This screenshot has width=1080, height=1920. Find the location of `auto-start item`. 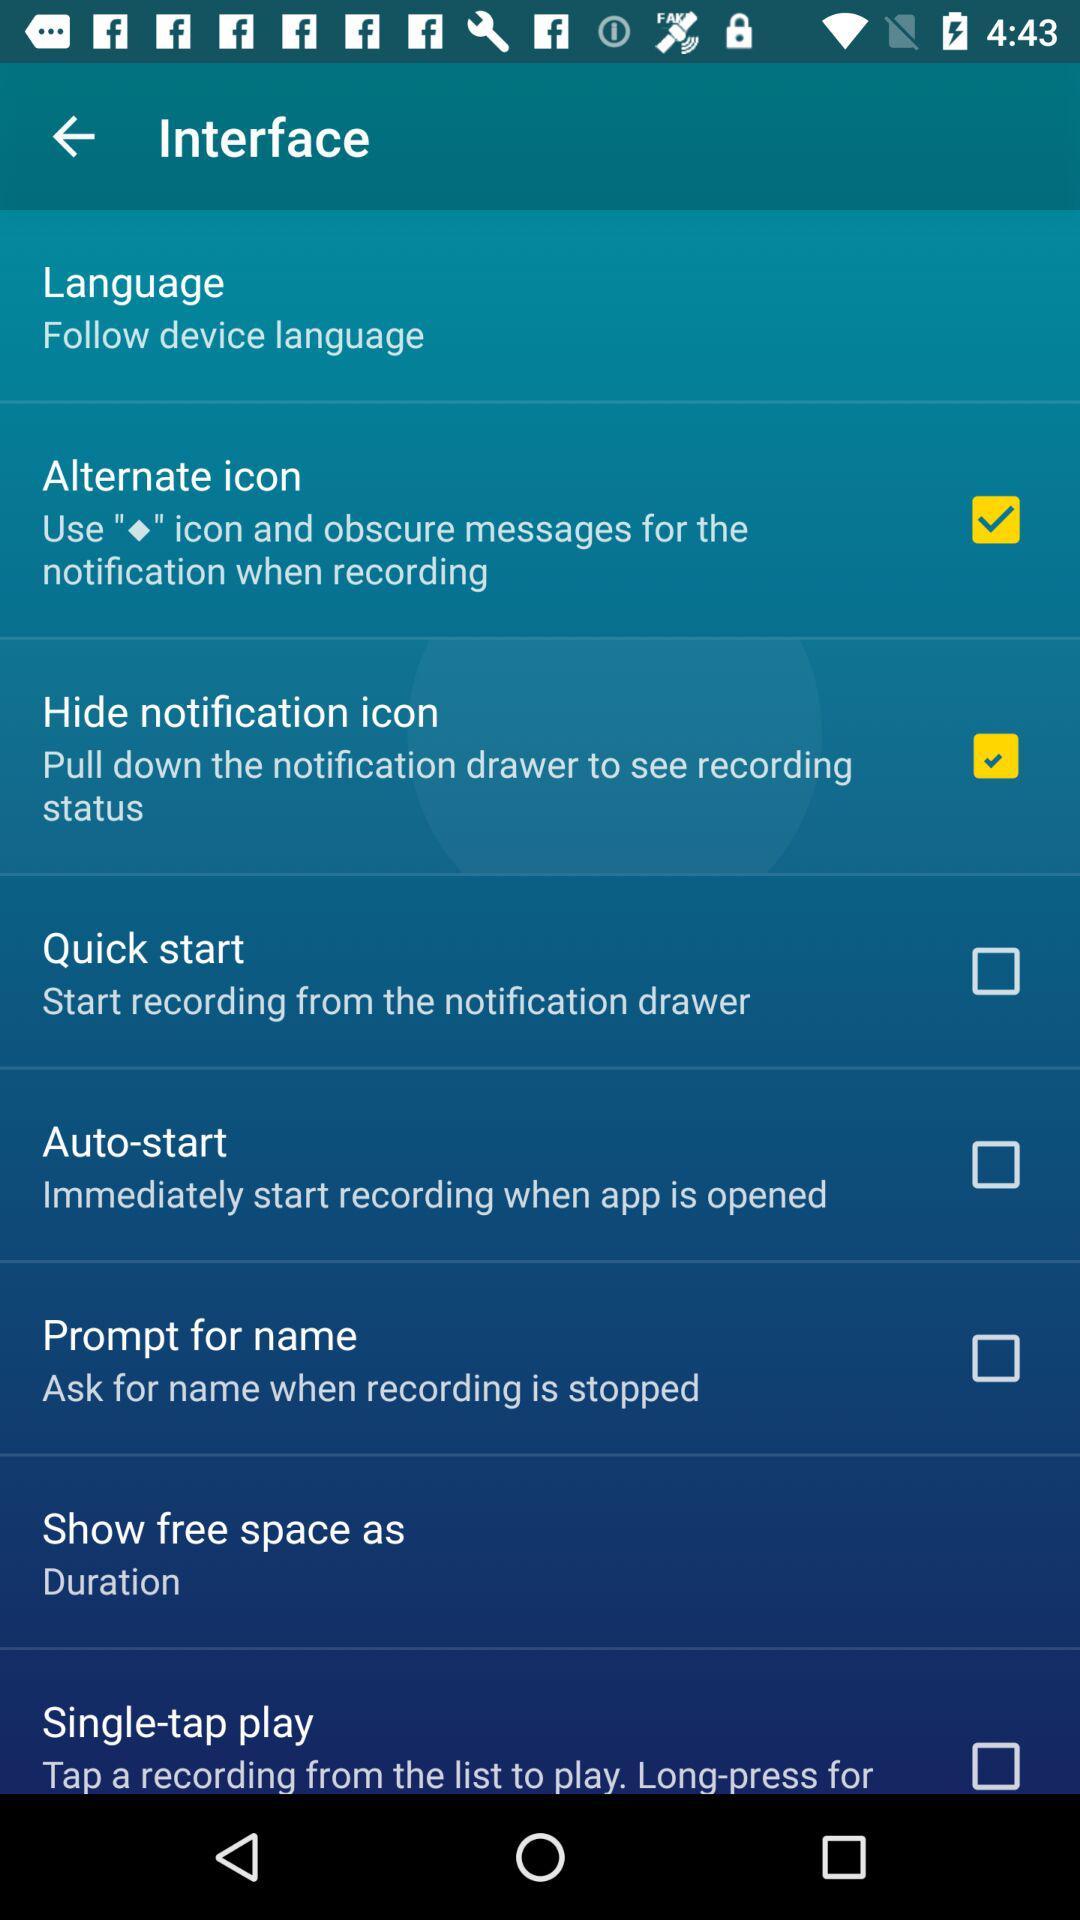

auto-start item is located at coordinates (134, 1140).